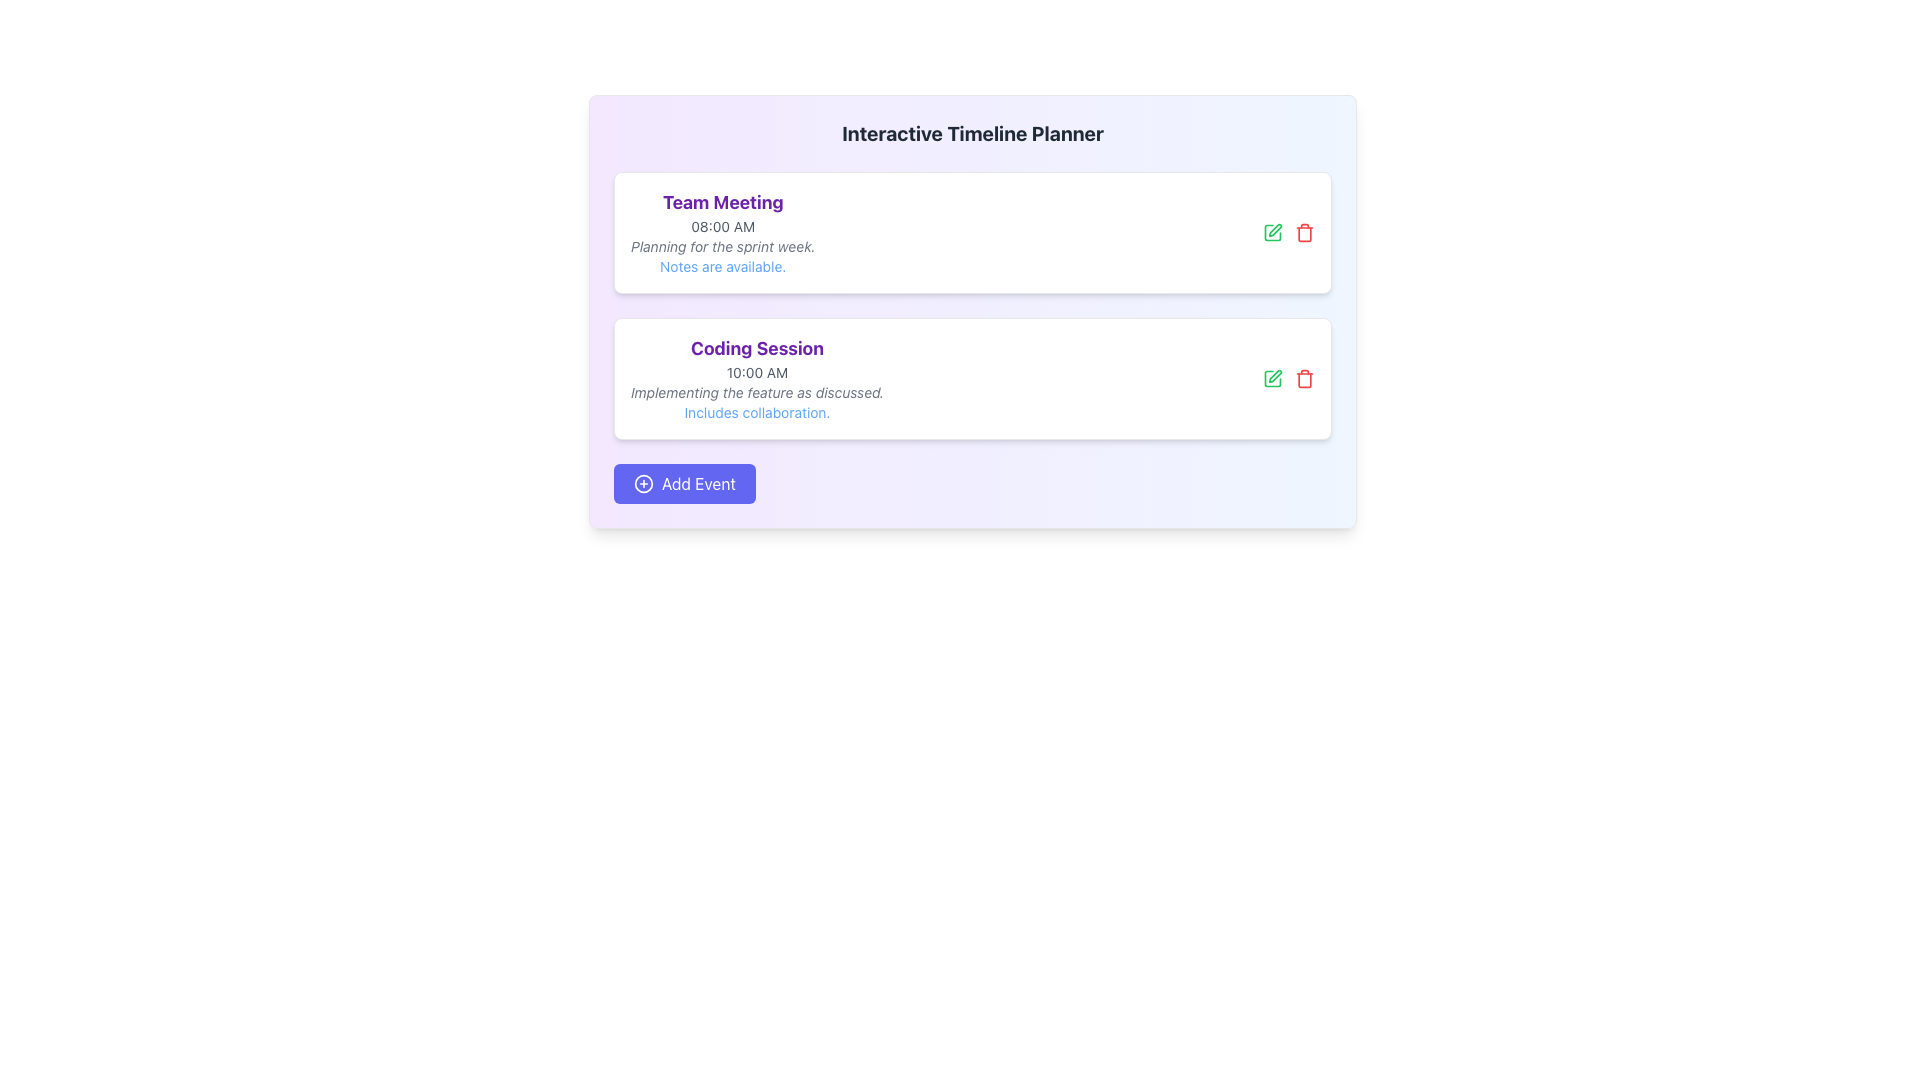 The image size is (1920, 1080). What do you see at coordinates (643, 483) in the screenshot?
I see `the circular-plus icon representing the 'Add Event' functionality, which is located at the center of the 'Add Event' button` at bounding box center [643, 483].